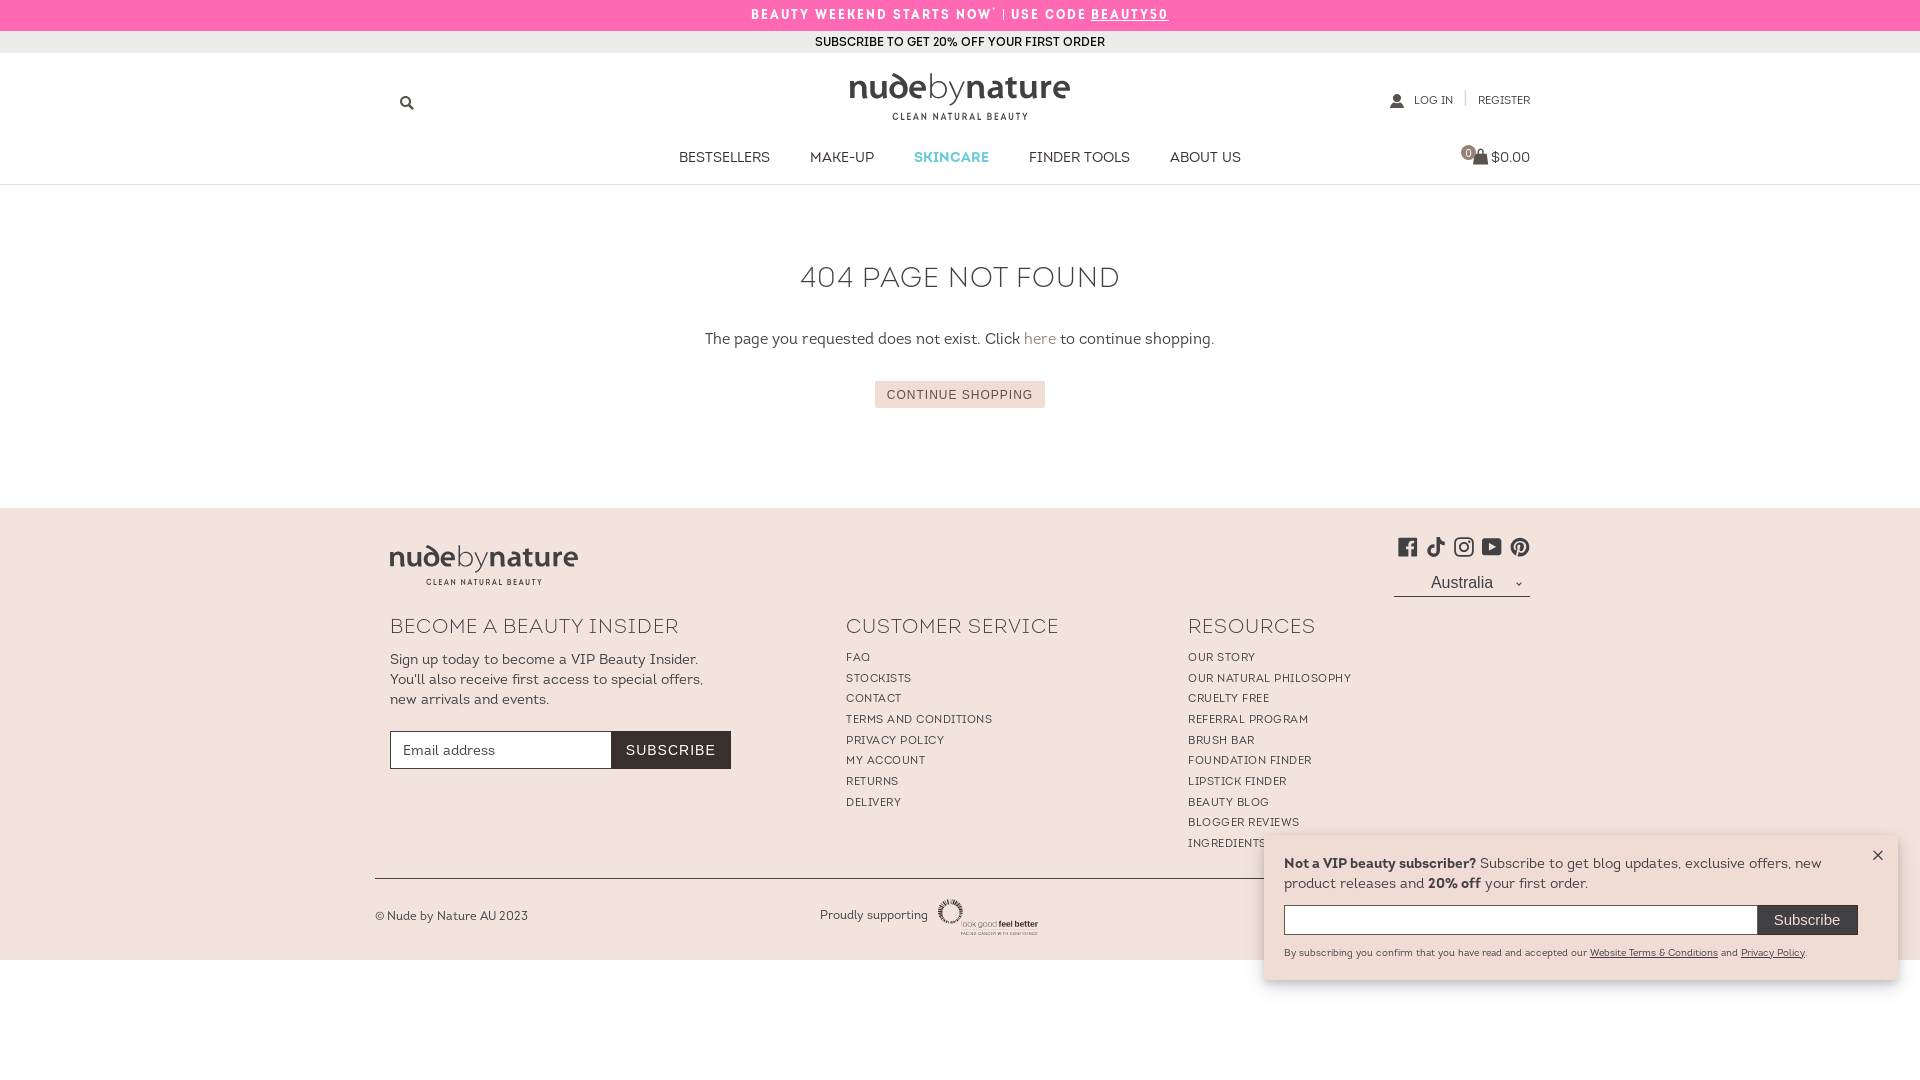 Image resolution: width=1920 pixels, height=1080 pixels. What do you see at coordinates (872, 781) in the screenshot?
I see `'RETURNS'` at bounding box center [872, 781].